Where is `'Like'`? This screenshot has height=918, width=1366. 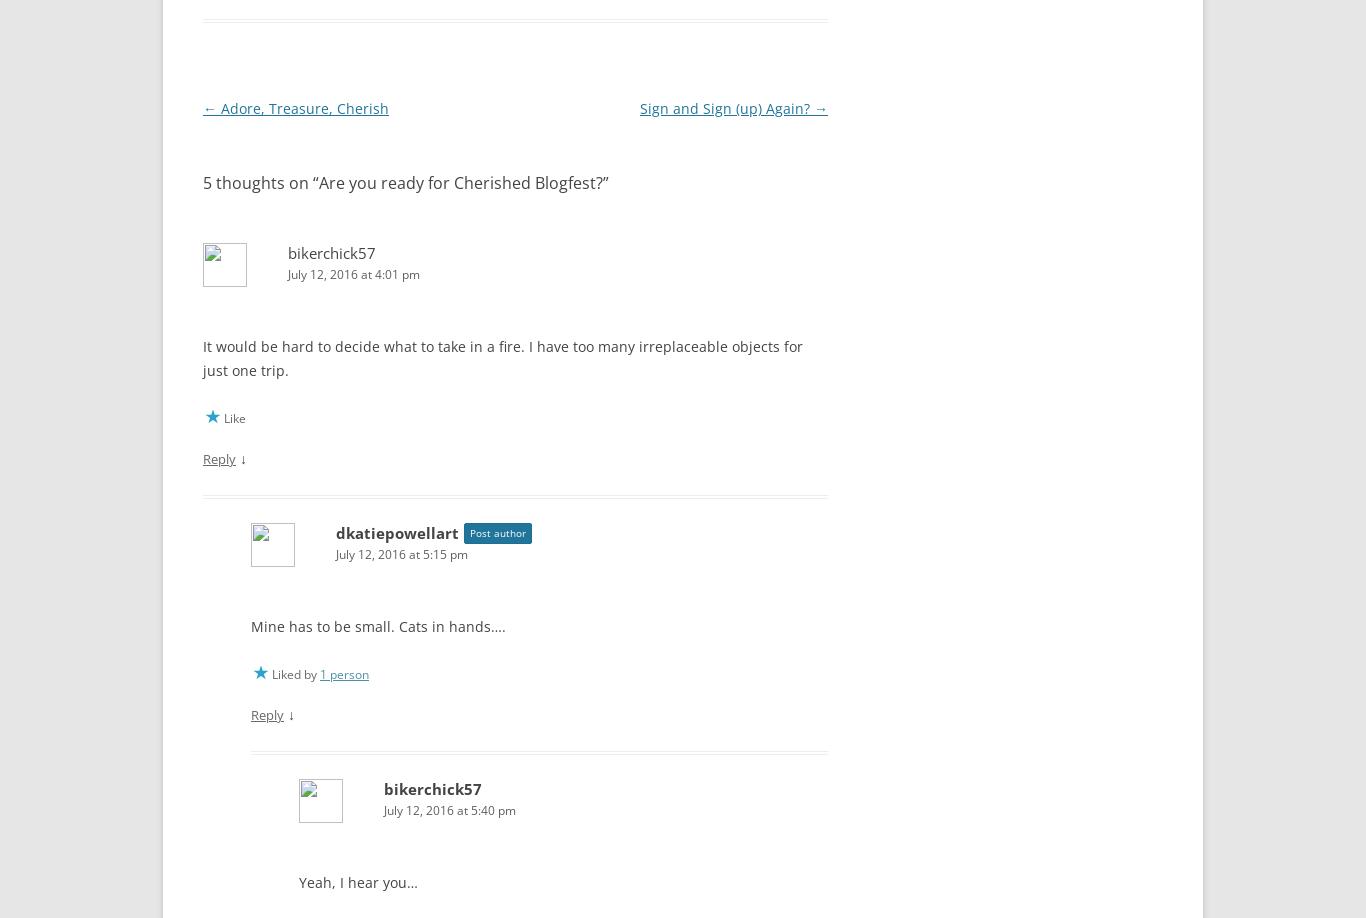
'Like' is located at coordinates (234, 412).